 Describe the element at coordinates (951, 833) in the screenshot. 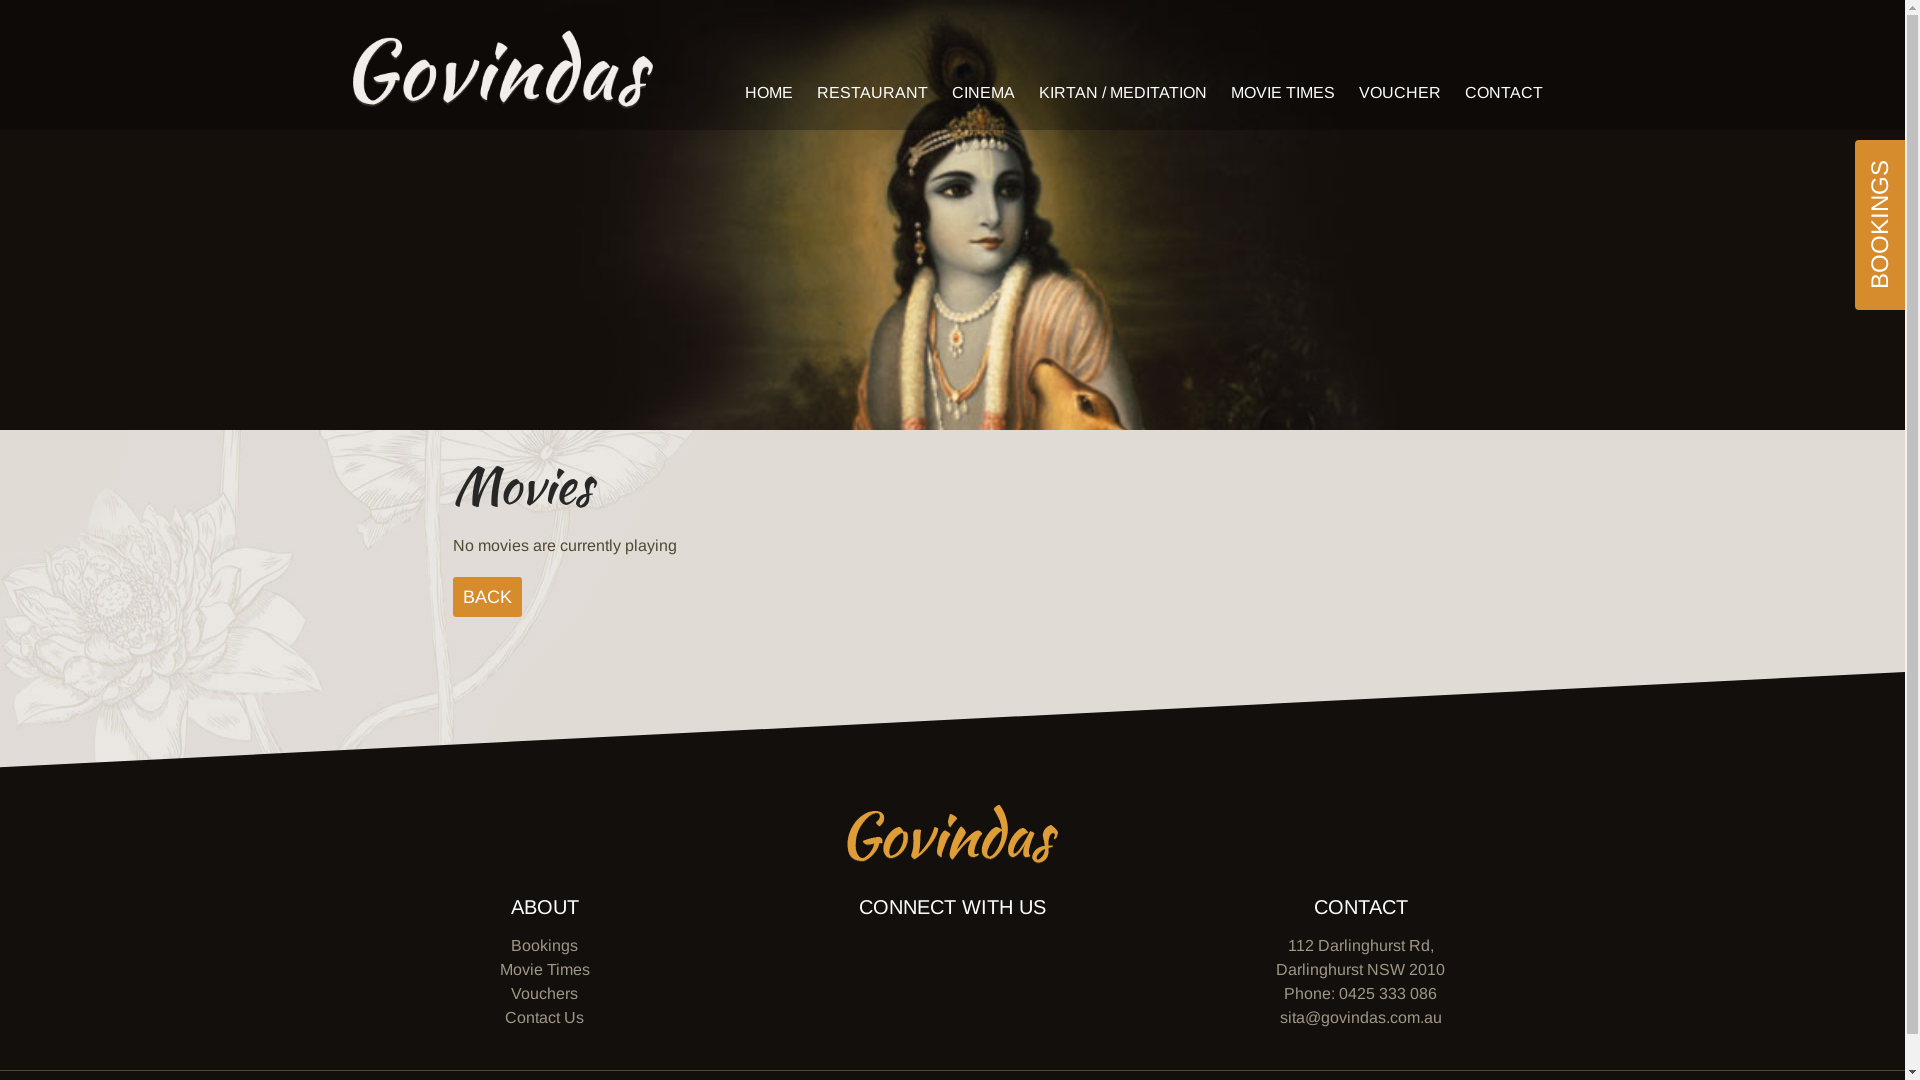

I see `'Govinda's'` at that location.